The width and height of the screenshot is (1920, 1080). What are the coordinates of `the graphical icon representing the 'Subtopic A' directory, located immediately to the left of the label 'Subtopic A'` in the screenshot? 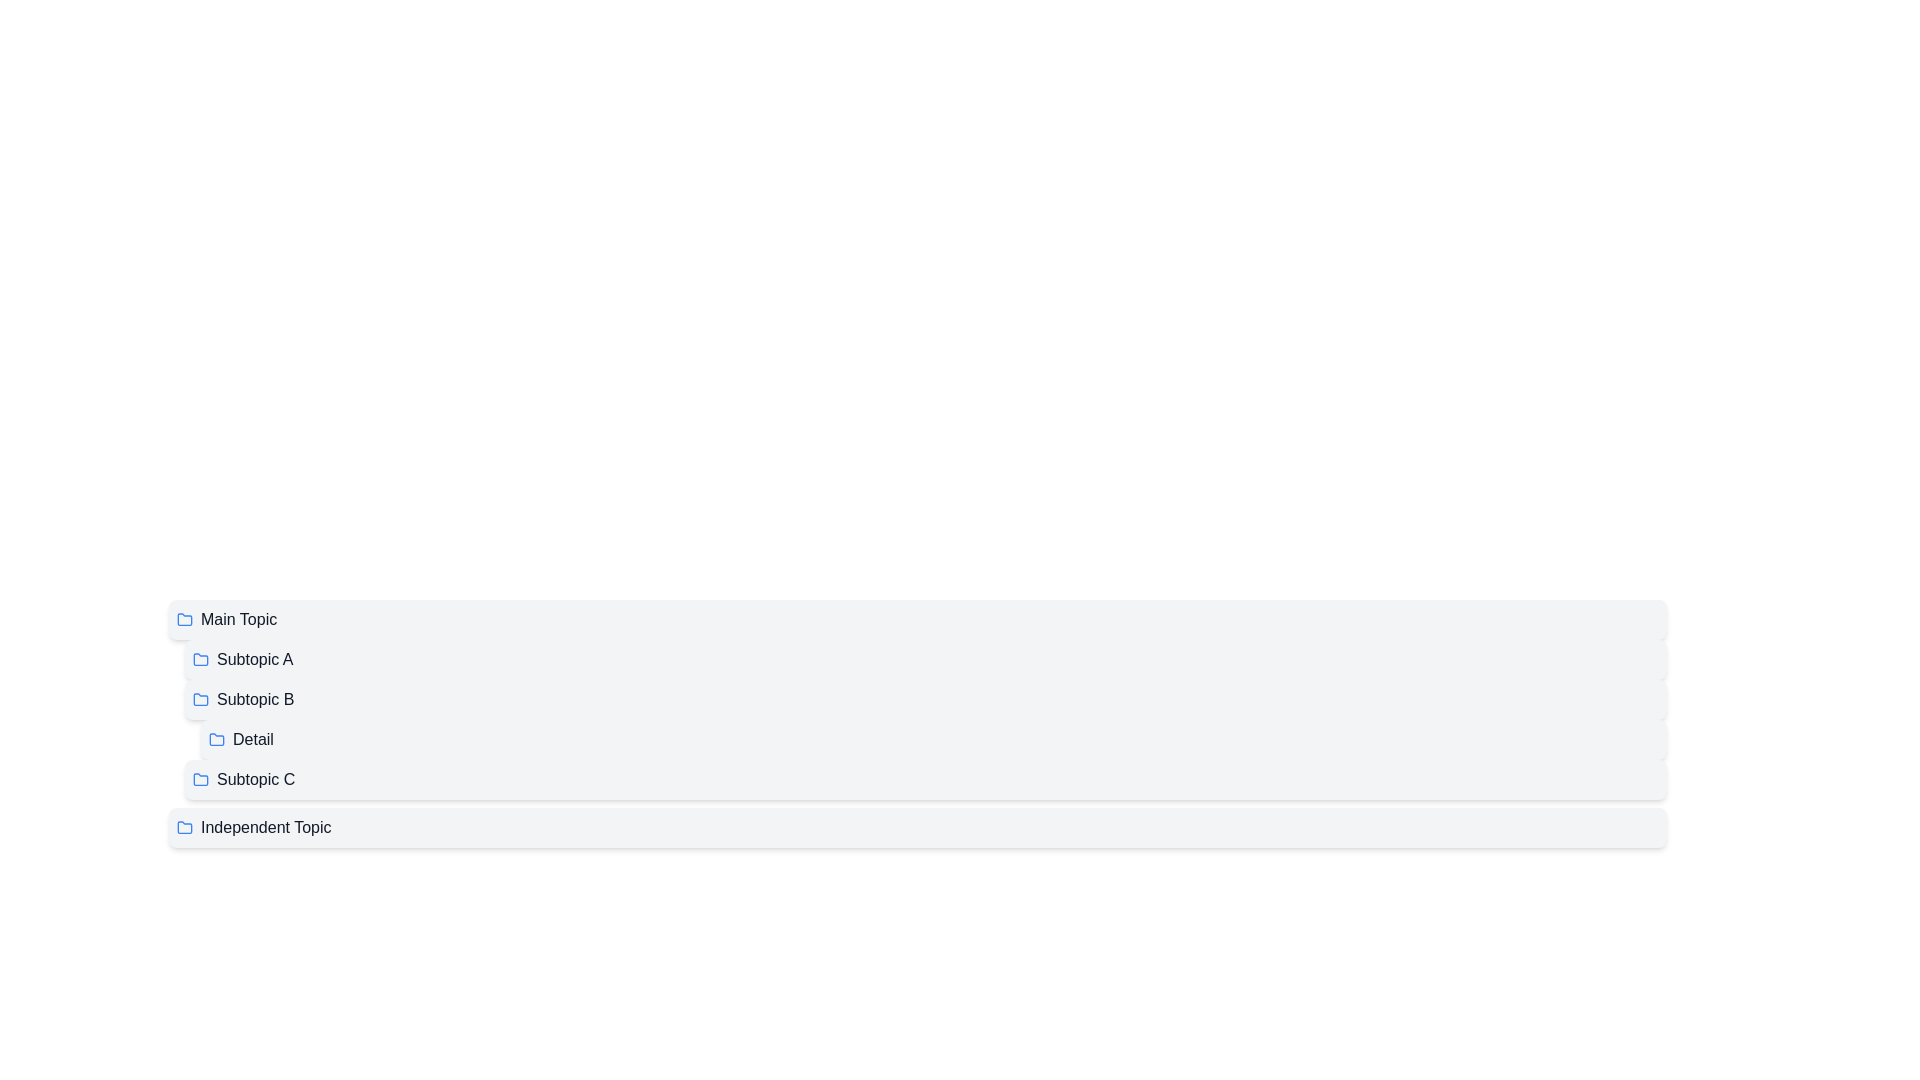 It's located at (201, 659).